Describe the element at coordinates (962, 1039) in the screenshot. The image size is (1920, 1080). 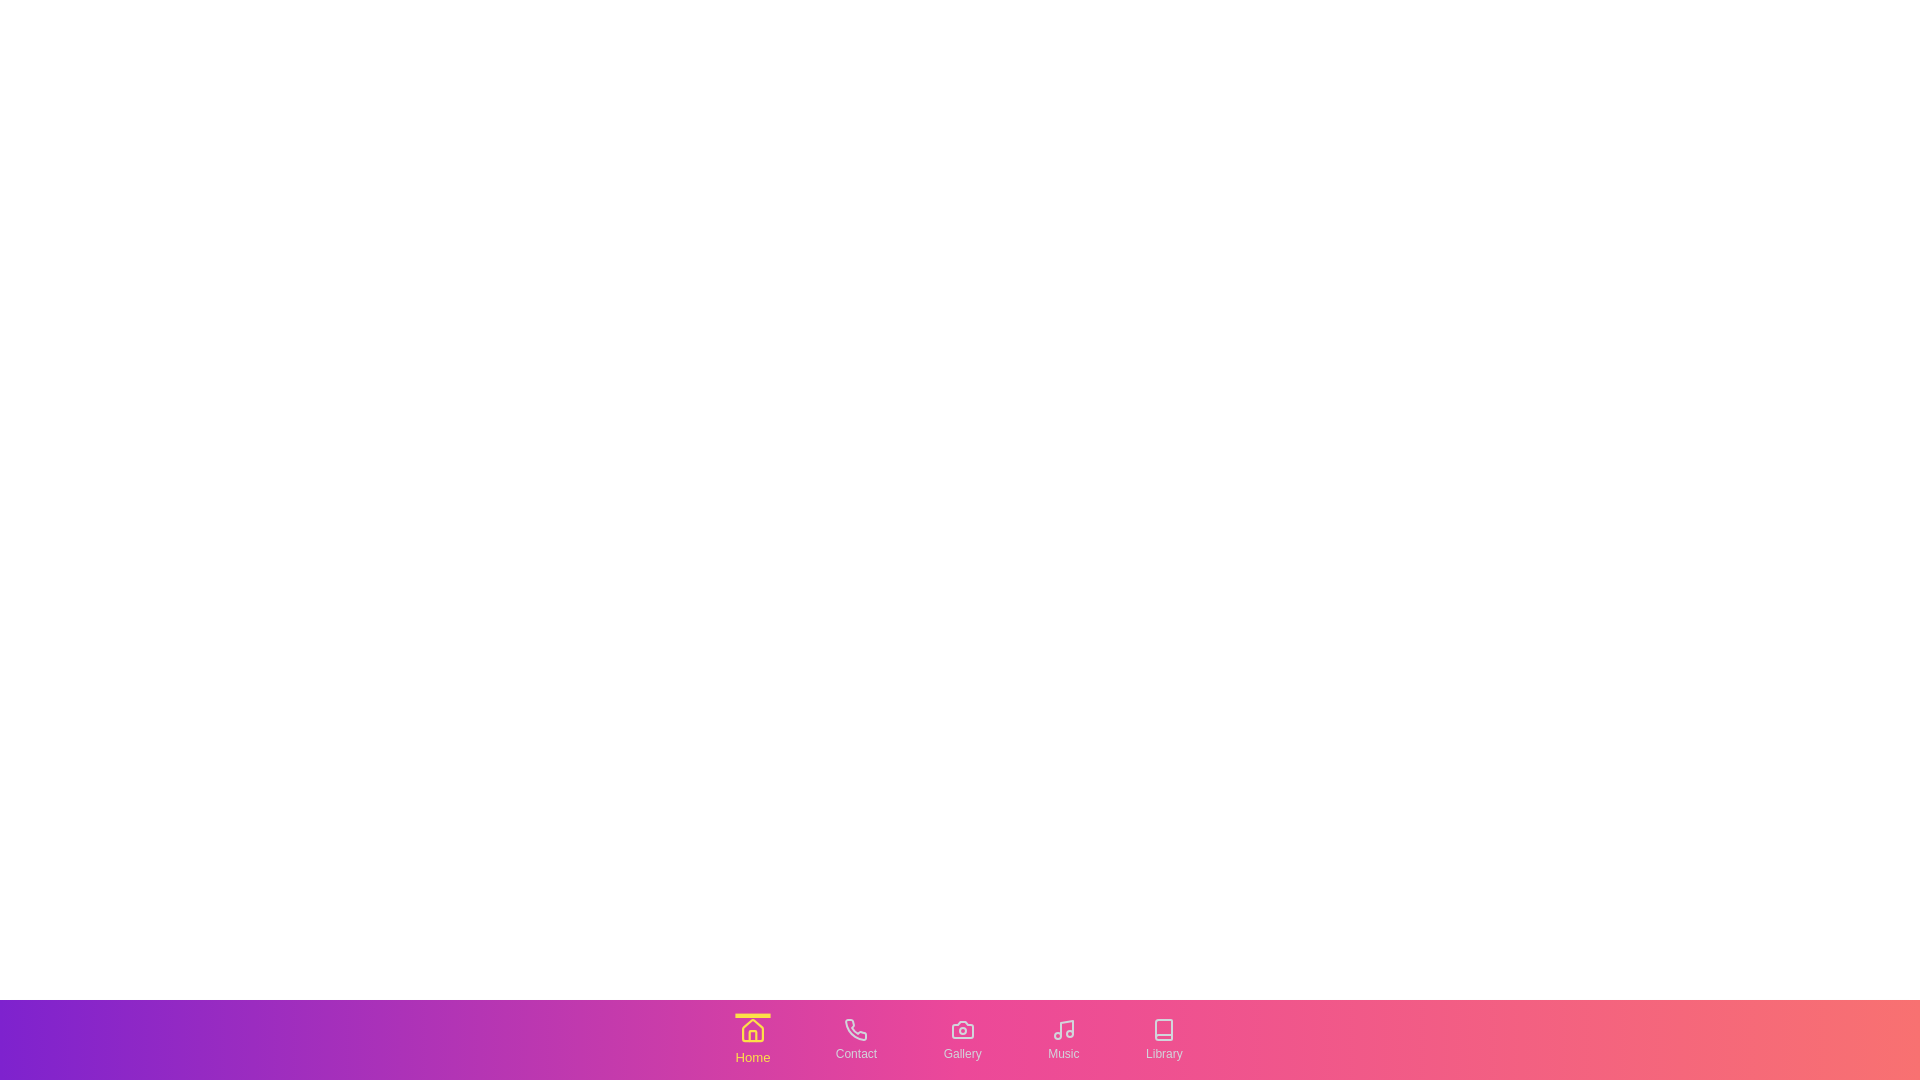
I see `the tab labeled Gallery to switch to that tab` at that location.